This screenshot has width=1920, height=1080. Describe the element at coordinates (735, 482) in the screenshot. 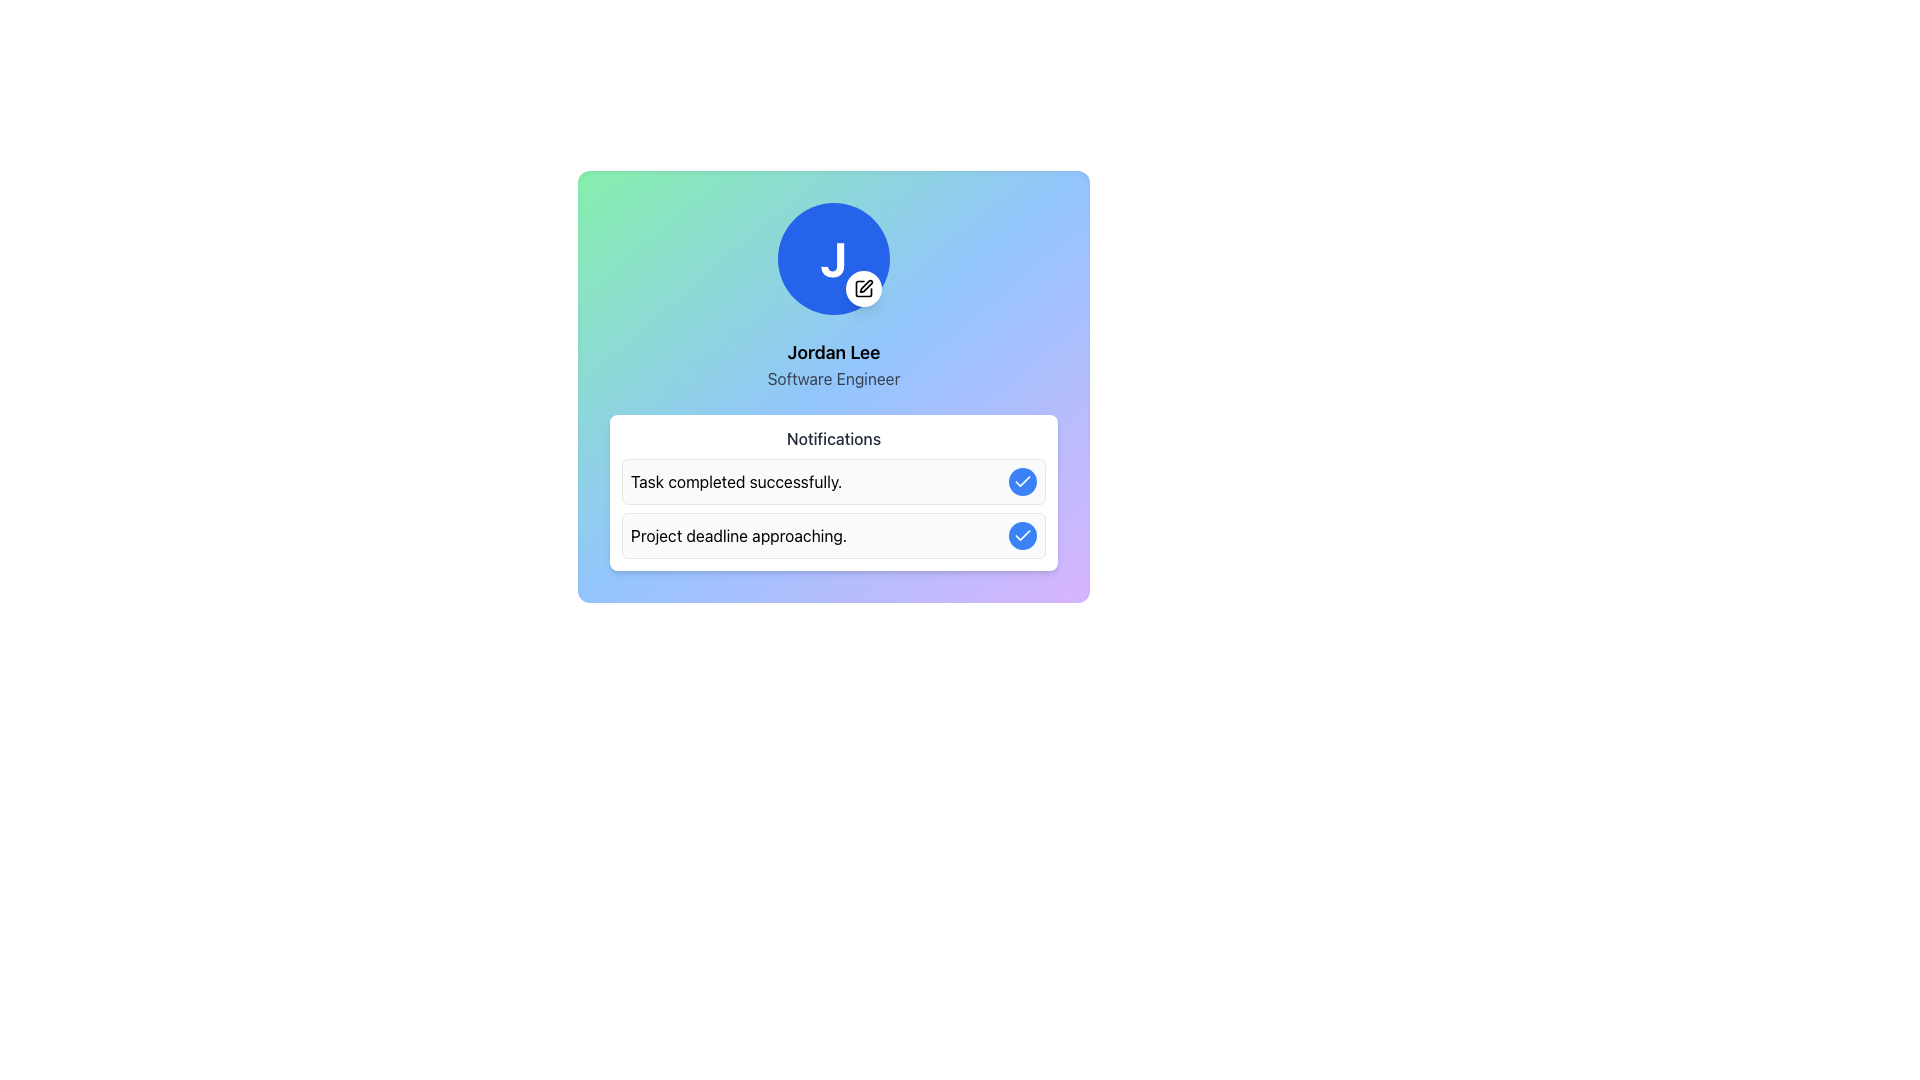

I see `the text element that conveys the message 'Task completed successfully.' located at the top of the notification box near the center of the interface` at that location.